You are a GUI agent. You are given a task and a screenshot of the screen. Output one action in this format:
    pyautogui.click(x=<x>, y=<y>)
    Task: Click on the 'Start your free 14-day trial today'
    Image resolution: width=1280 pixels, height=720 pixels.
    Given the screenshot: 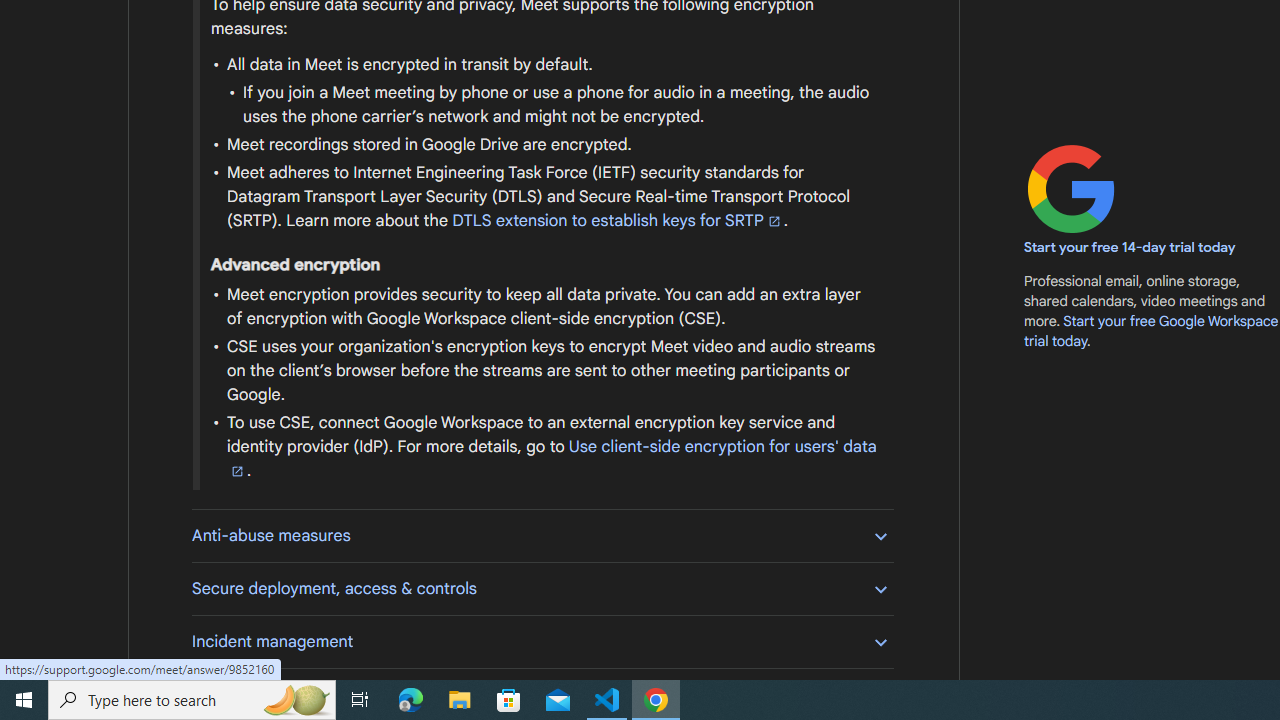 What is the action you would take?
    pyautogui.click(x=1130, y=246)
    